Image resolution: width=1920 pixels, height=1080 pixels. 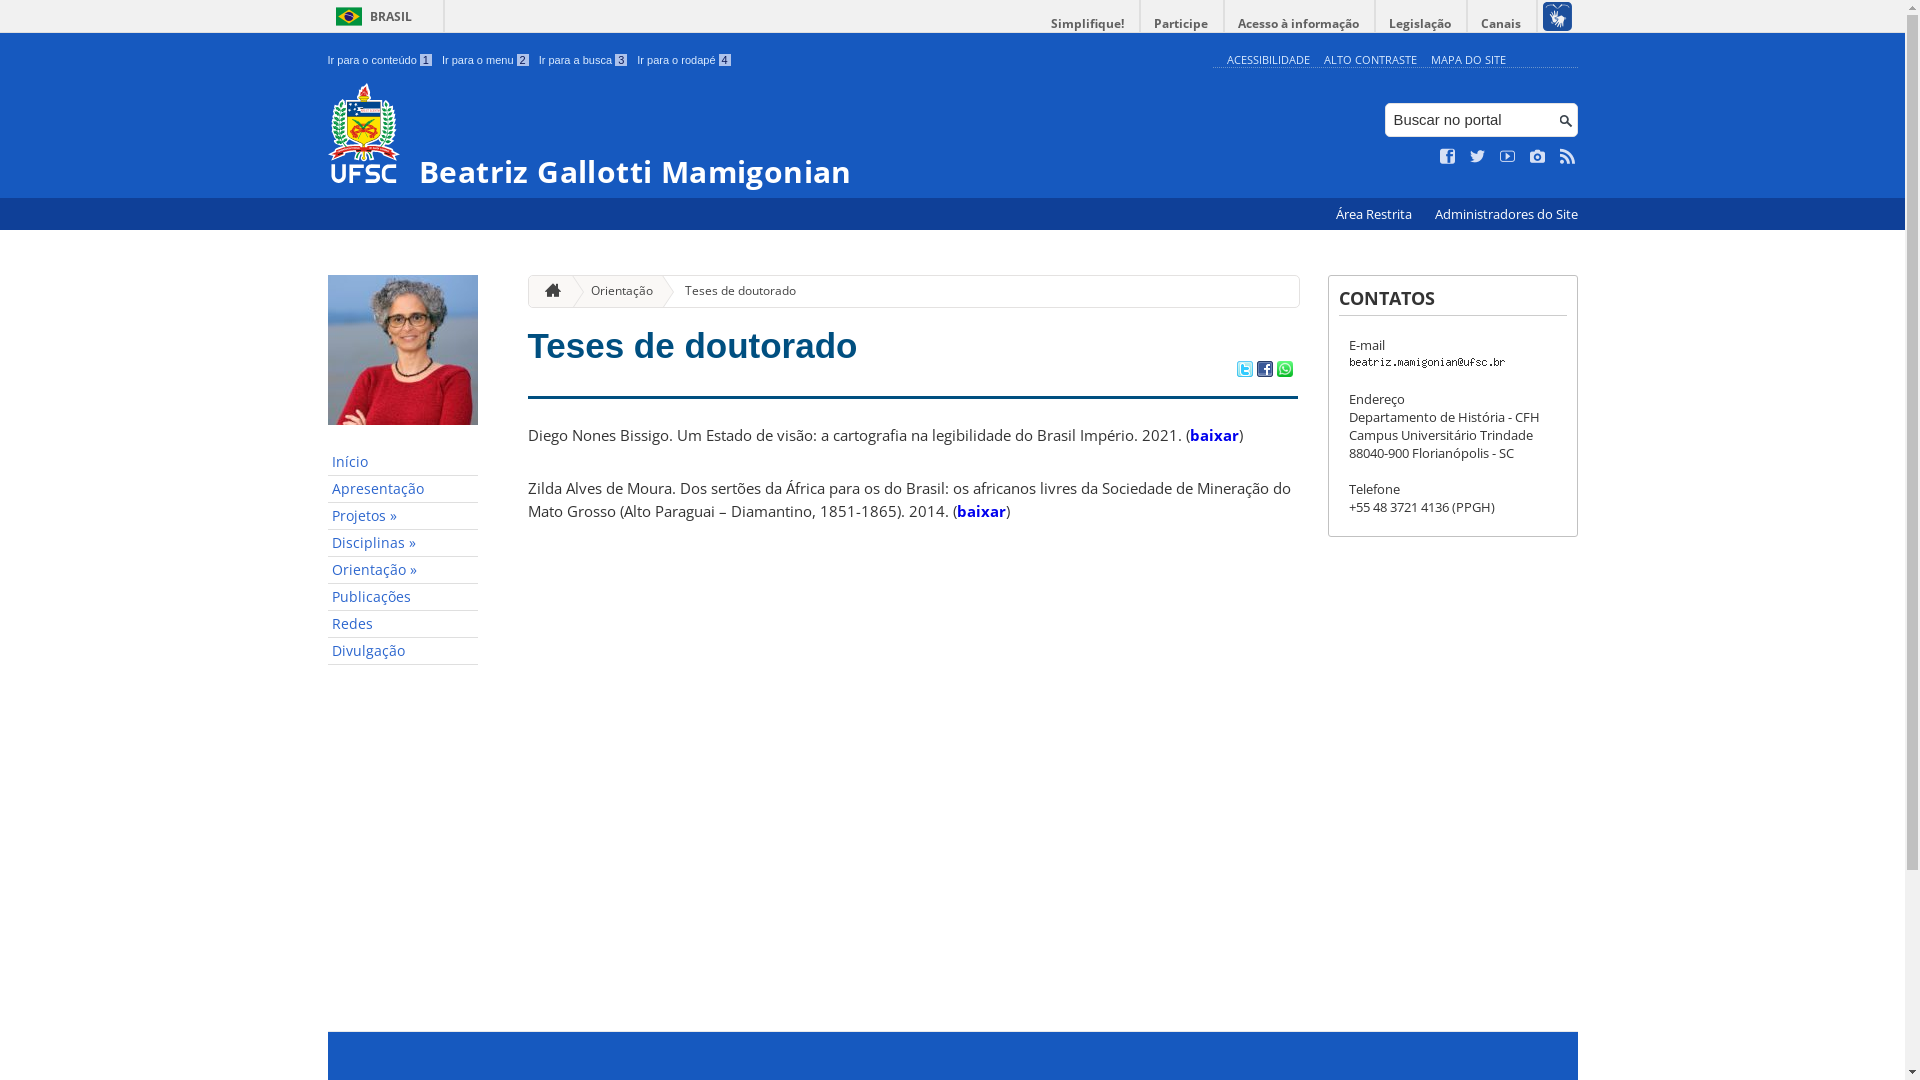 I want to click on 'Compartilhar no WhatsApp', so click(x=1283, y=370).